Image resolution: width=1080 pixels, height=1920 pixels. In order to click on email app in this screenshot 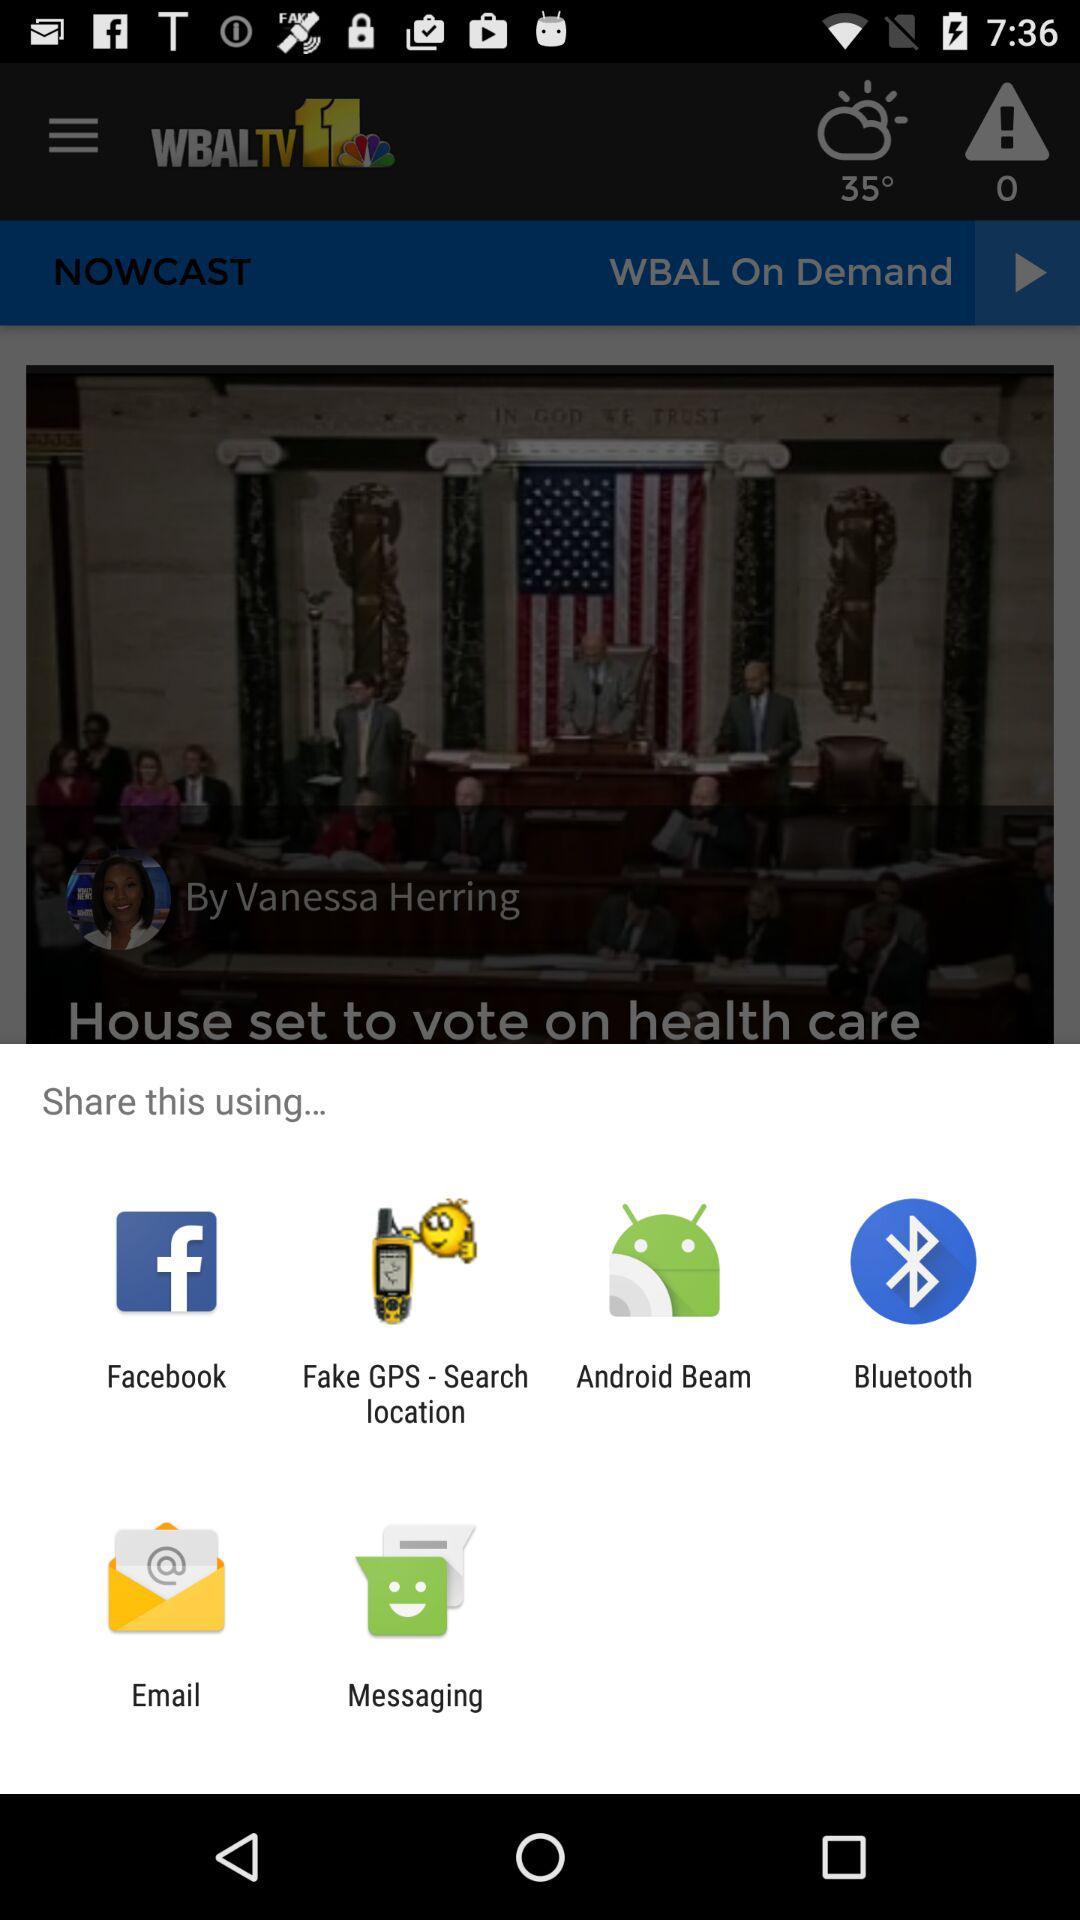, I will do `click(165, 1711)`.